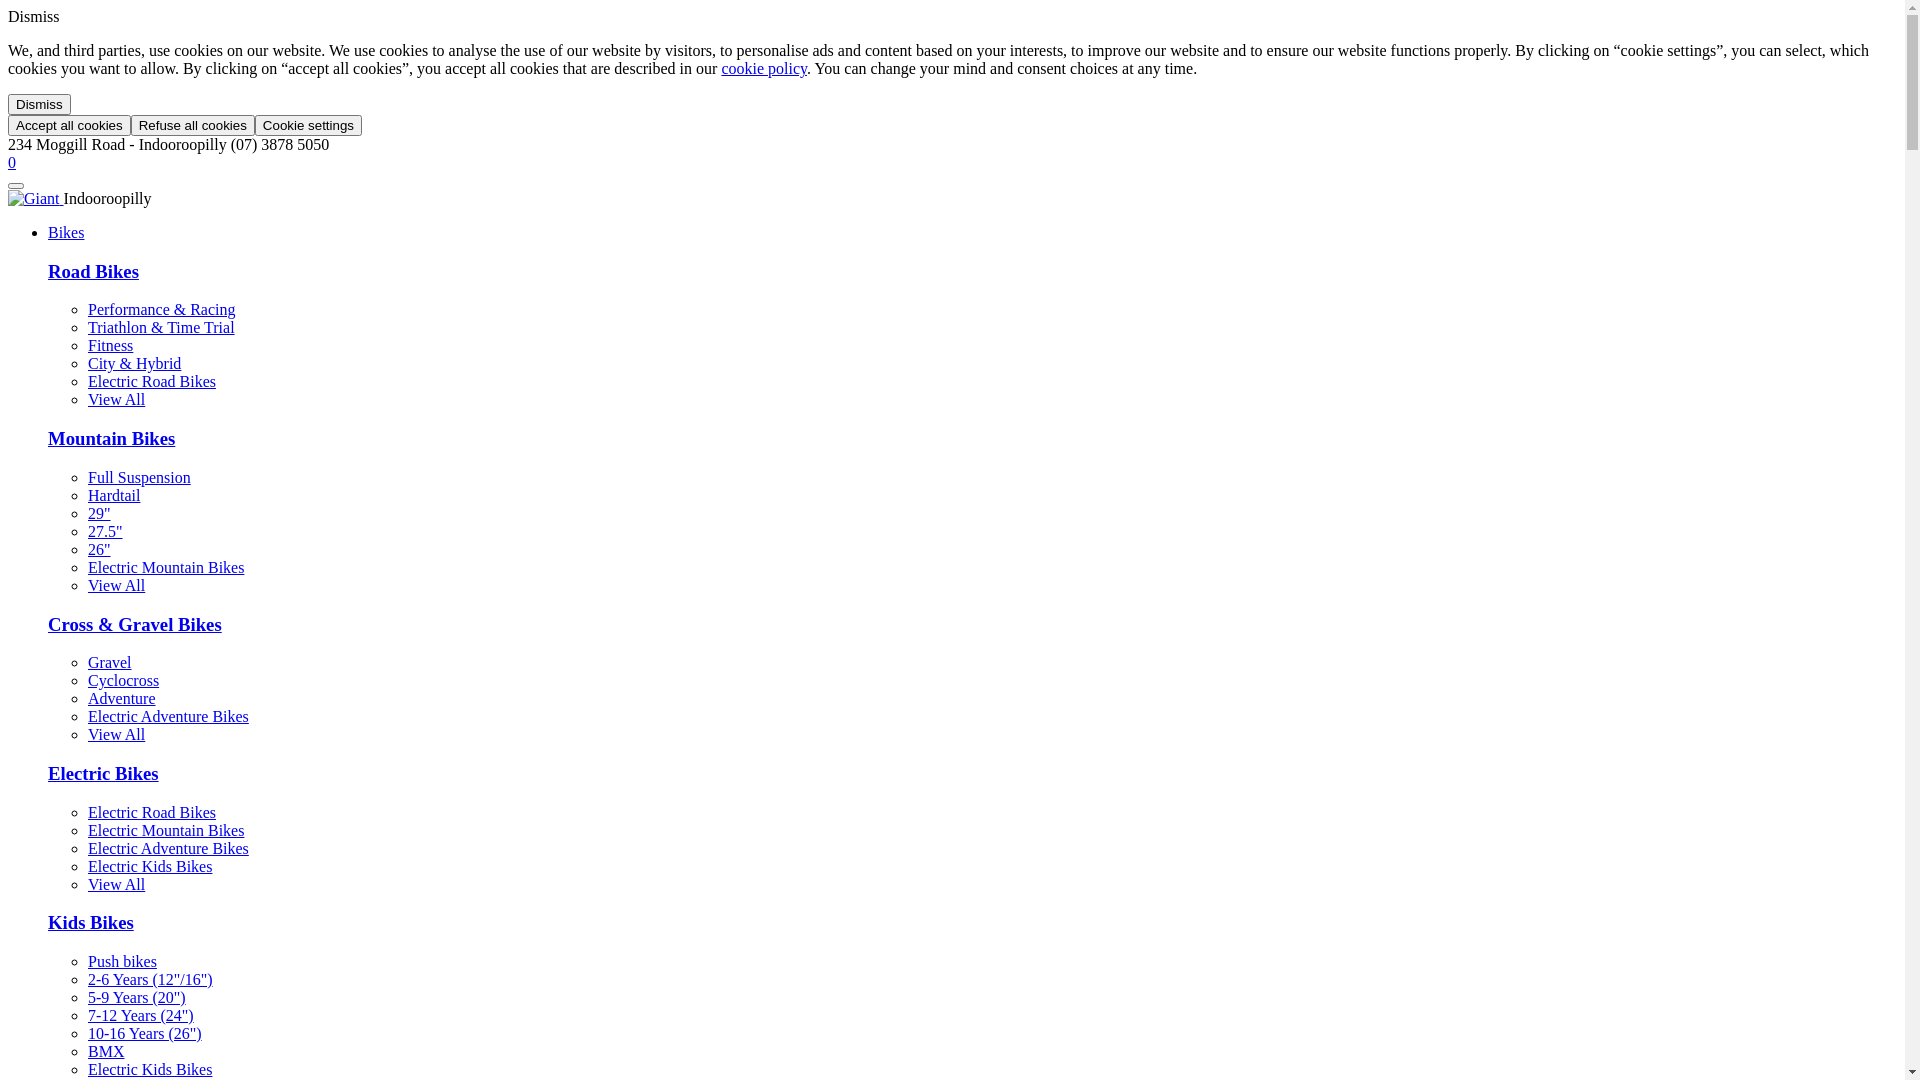 This screenshot has height=1080, width=1920. What do you see at coordinates (86, 309) in the screenshot?
I see `'Performance & Racing'` at bounding box center [86, 309].